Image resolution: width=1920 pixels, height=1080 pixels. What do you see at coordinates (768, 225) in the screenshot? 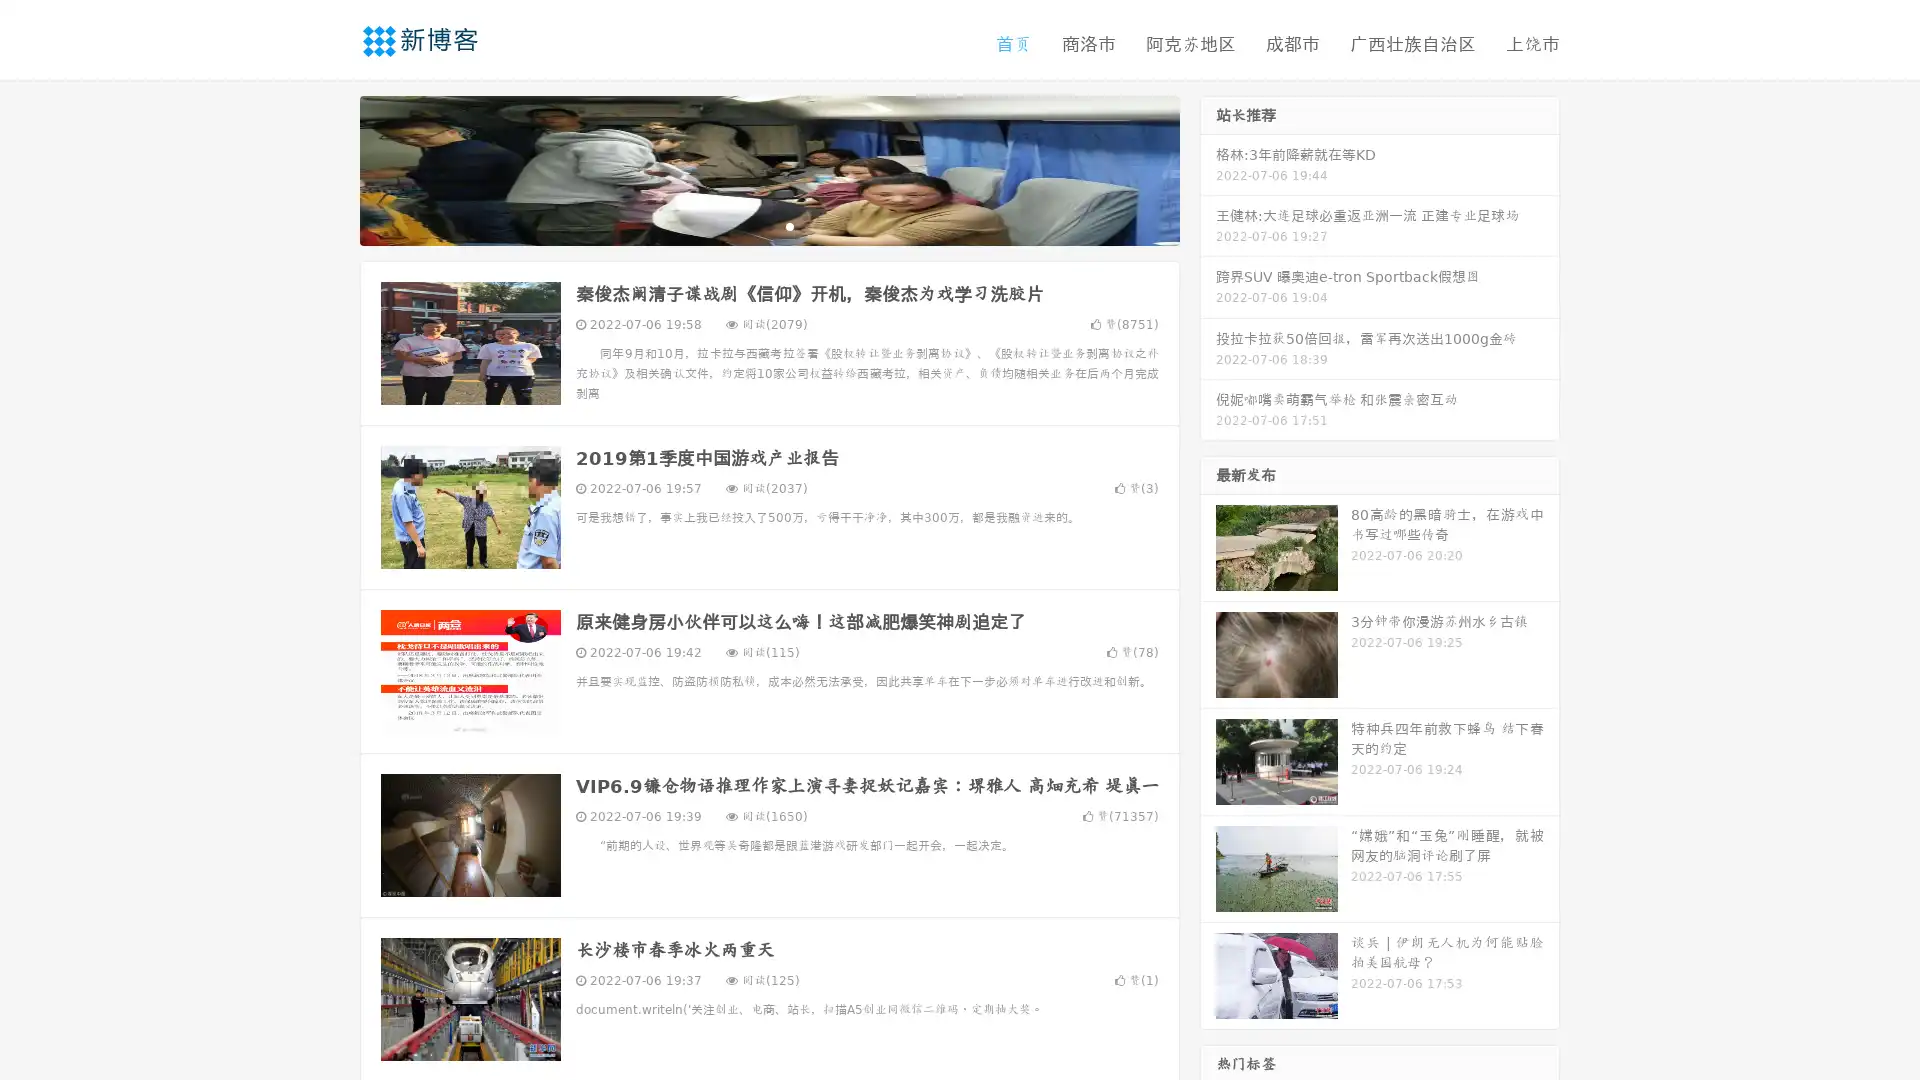
I see `Go to slide 2` at bounding box center [768, 225].